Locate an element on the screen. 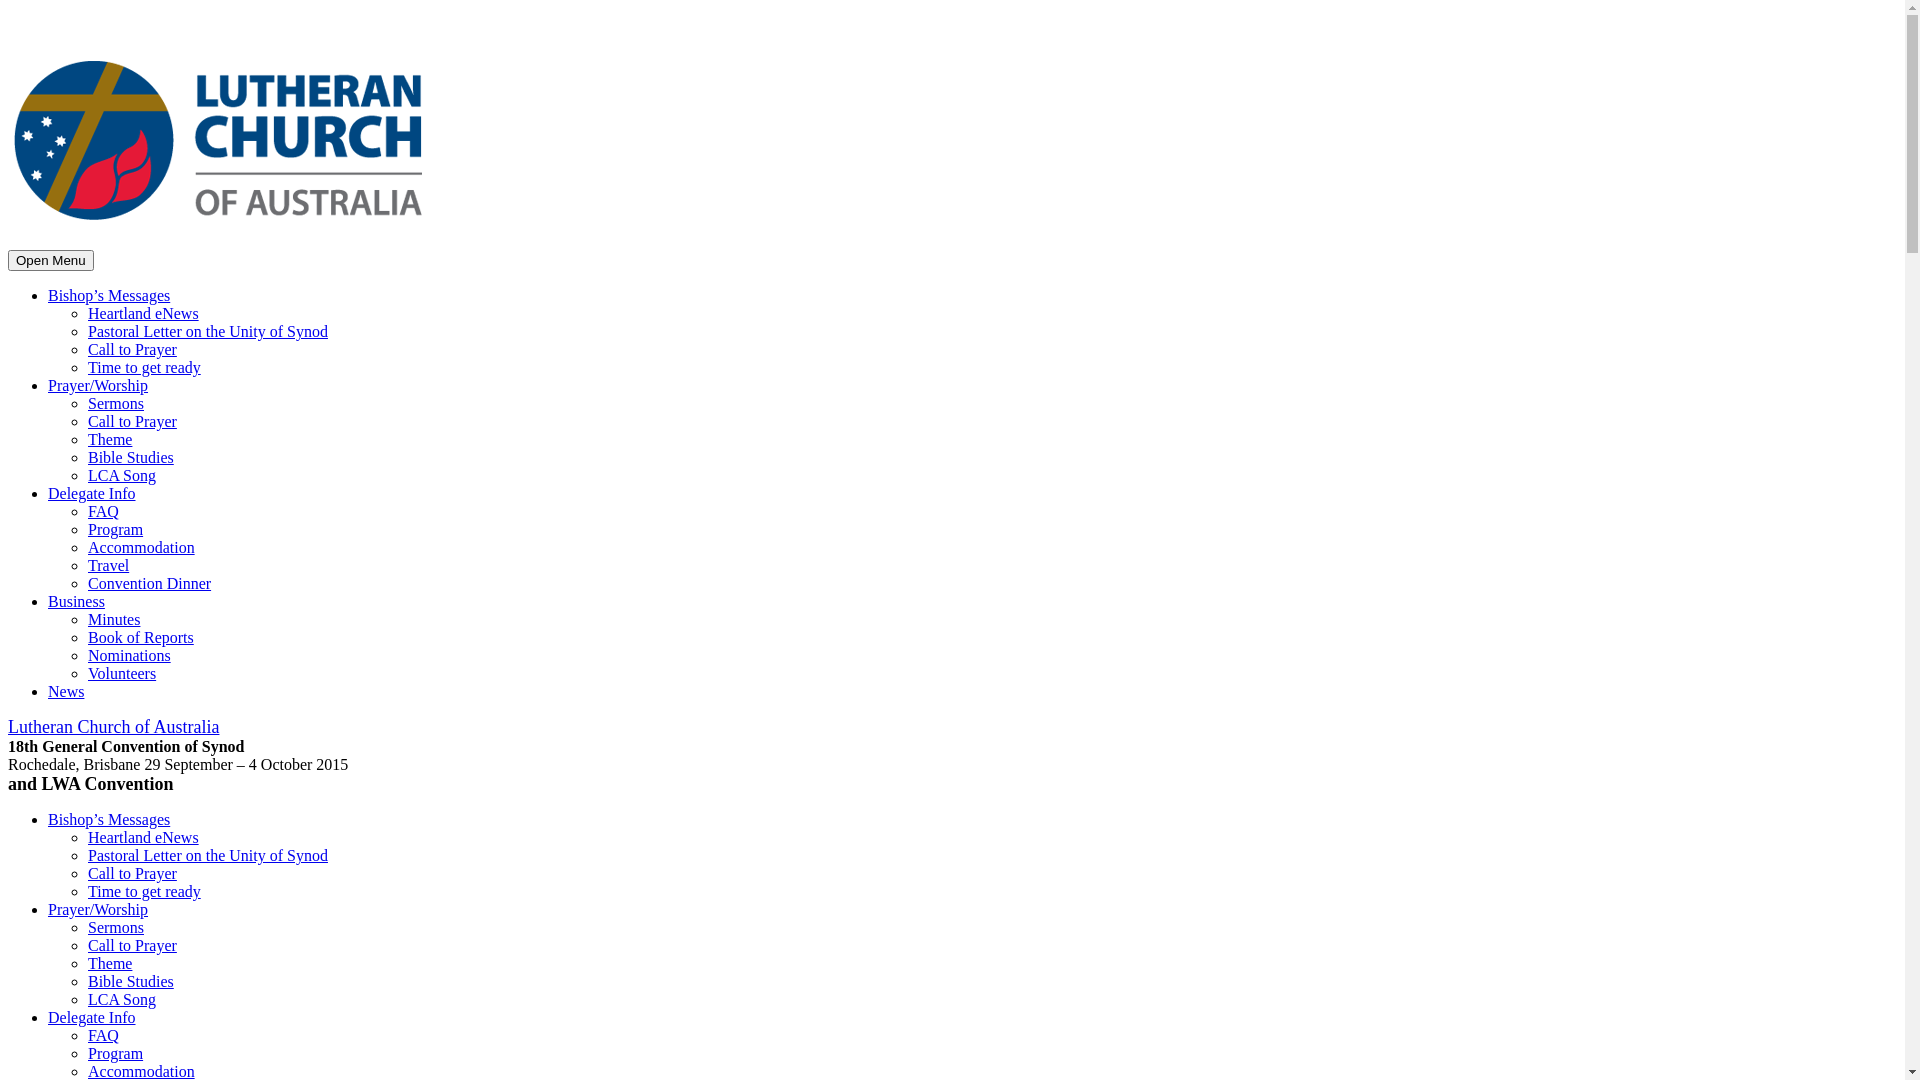 The image size is (1920, 1080). 'Time to get ready' is located at coordinates (143, 367).